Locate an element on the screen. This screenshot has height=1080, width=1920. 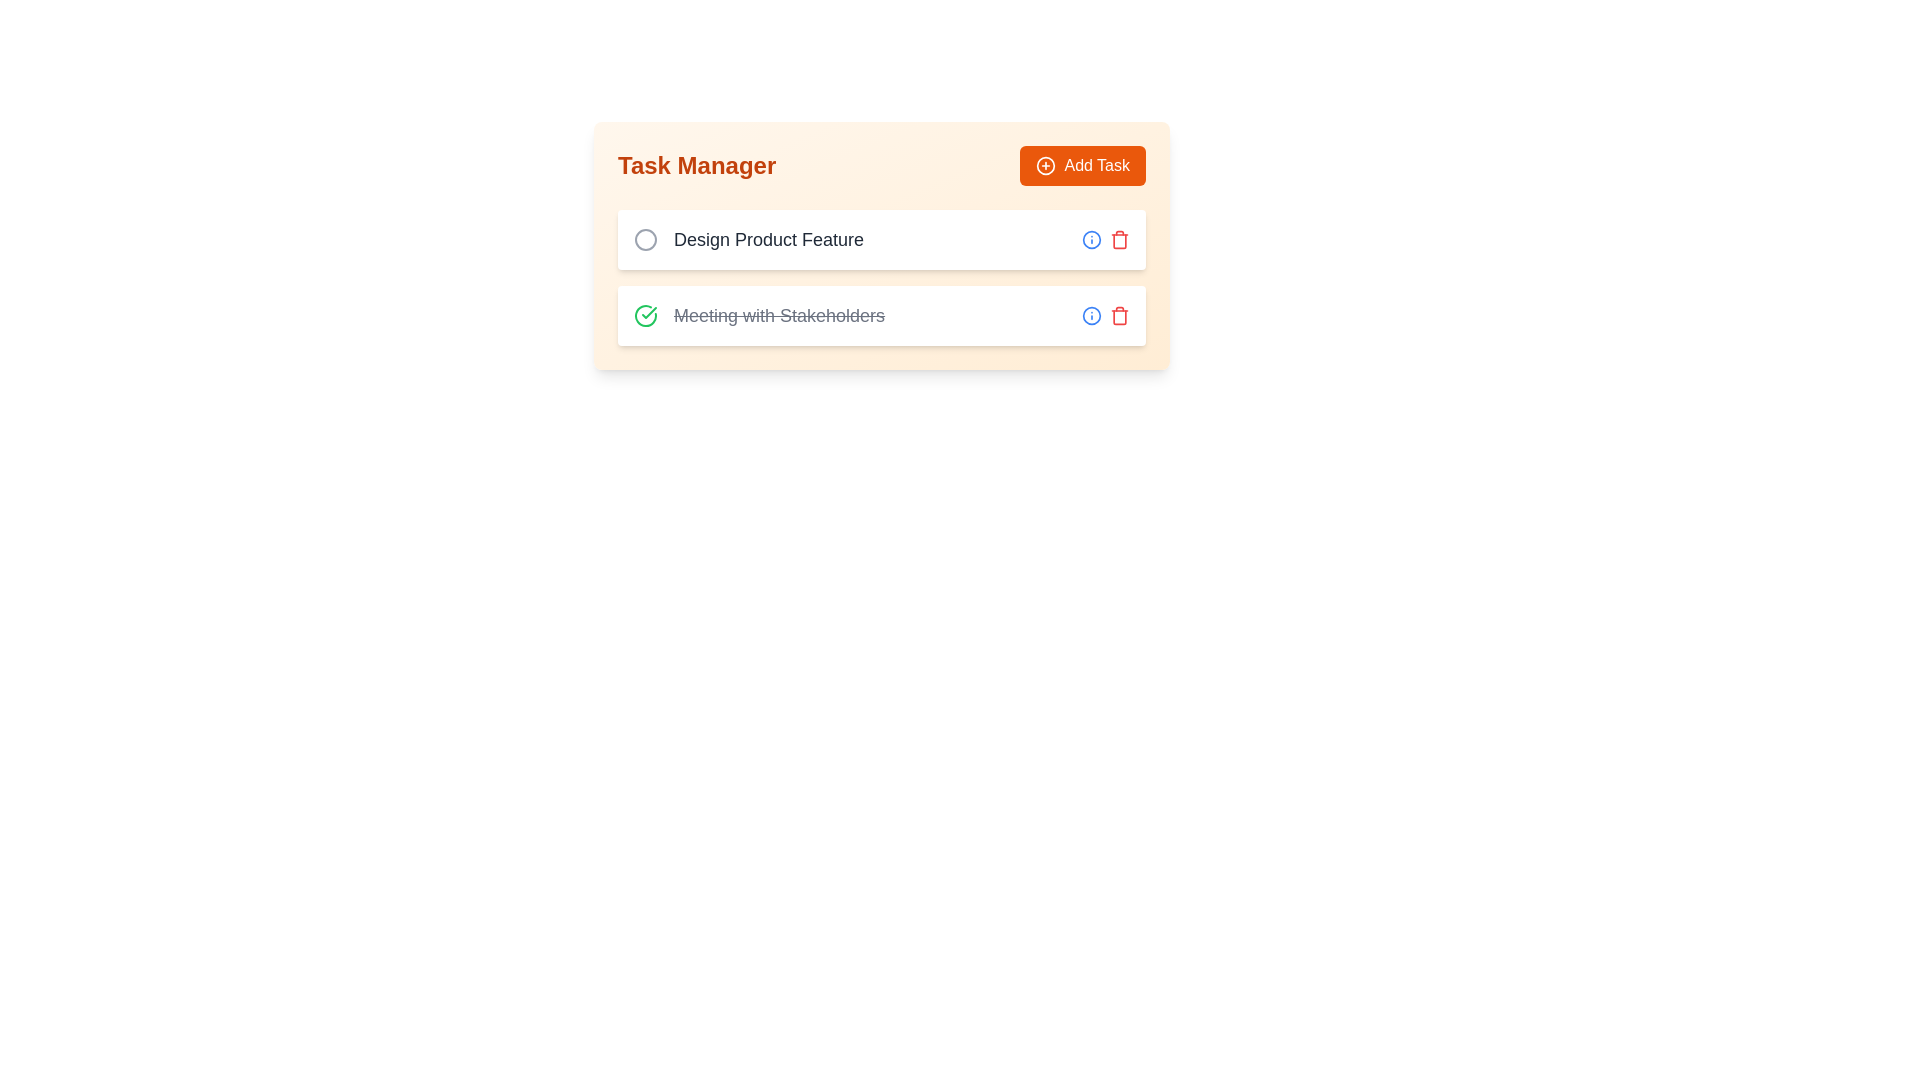
the circular icon with a hollow center, styled with a light-gray stroke, located to the left of the text 'Design Product Feature' within the first task card in the 'Task Manager' is located at coordinates (646, 238).